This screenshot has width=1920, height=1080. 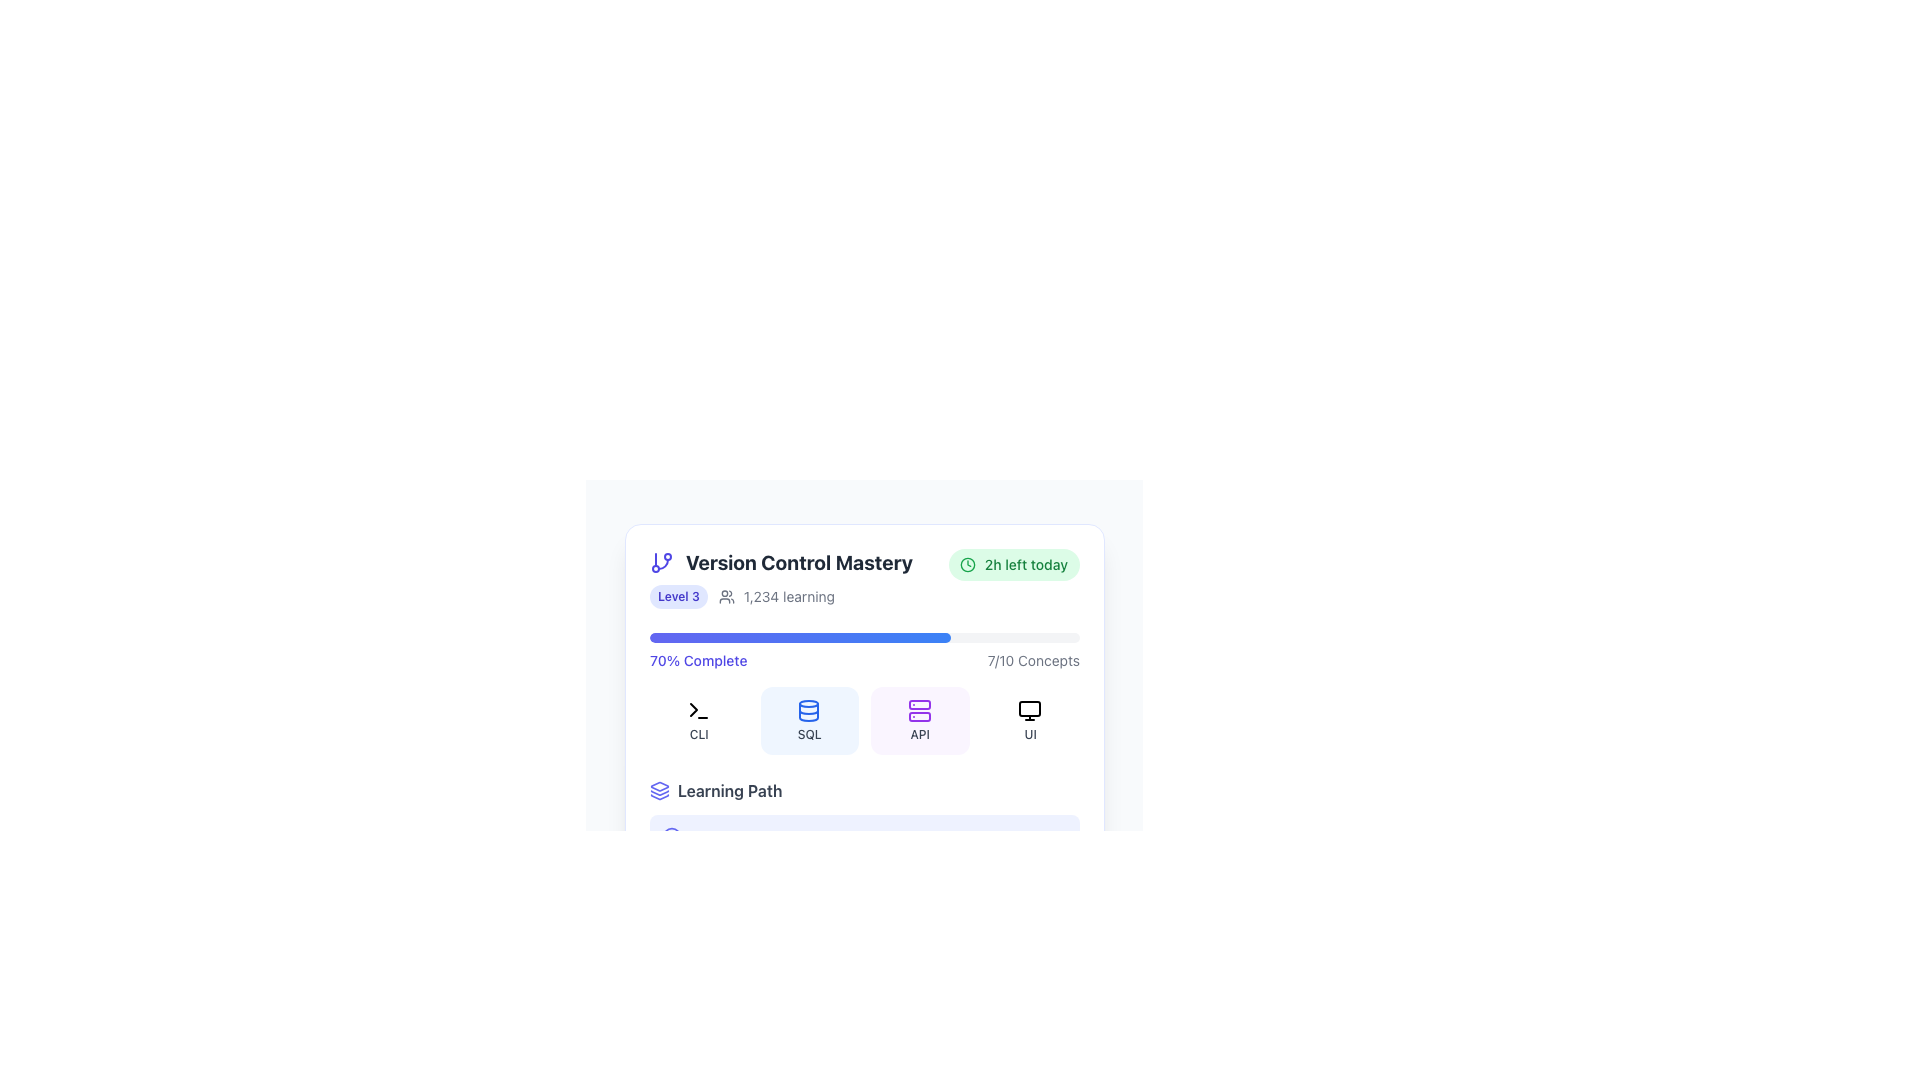 What do you see at coordinates (1033, 660) in the screenshot?
I see `text content of the static text component displaying '7/10 Concepts', which is styled in a gray font and located to the right of the progress bar labeled '70% Complete'` at bounding box center [1033, 660].